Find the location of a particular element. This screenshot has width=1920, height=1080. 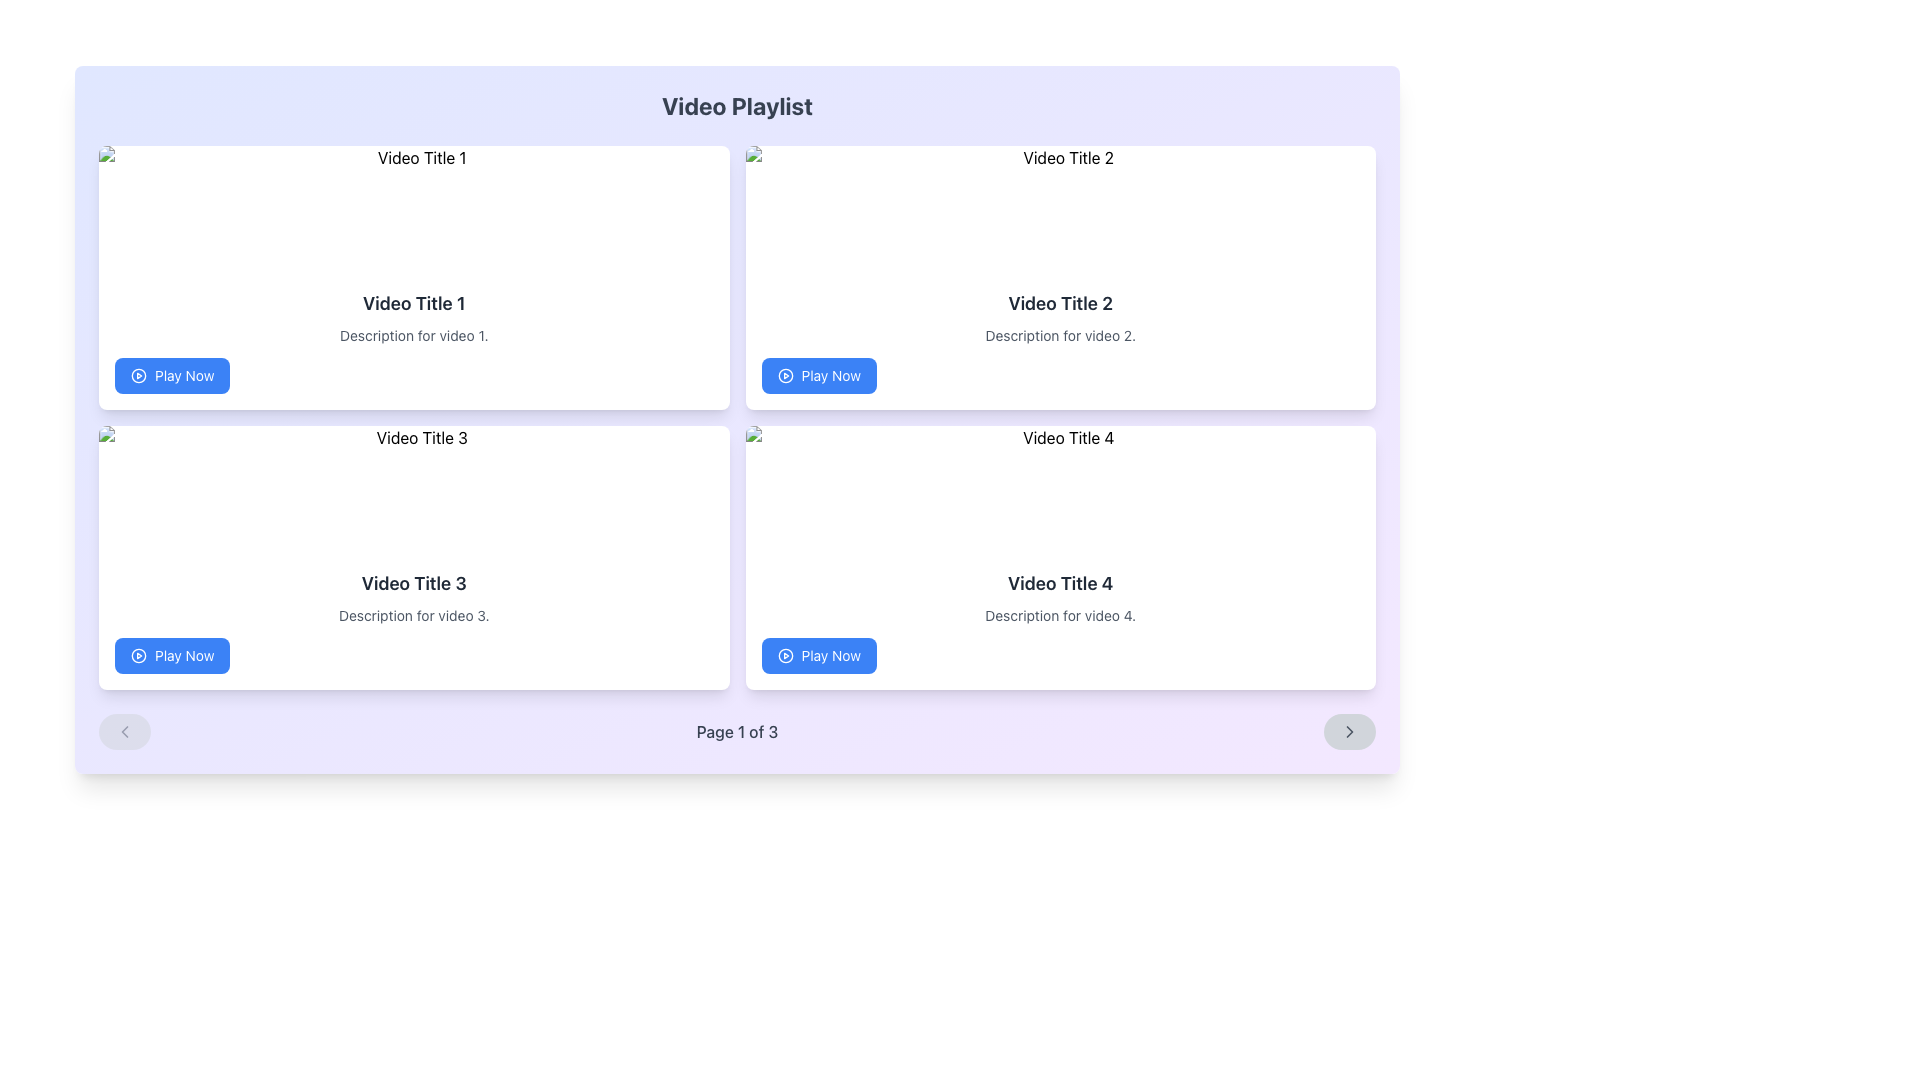

the title 'Video Title 1' is located at coordinates (413, 304).